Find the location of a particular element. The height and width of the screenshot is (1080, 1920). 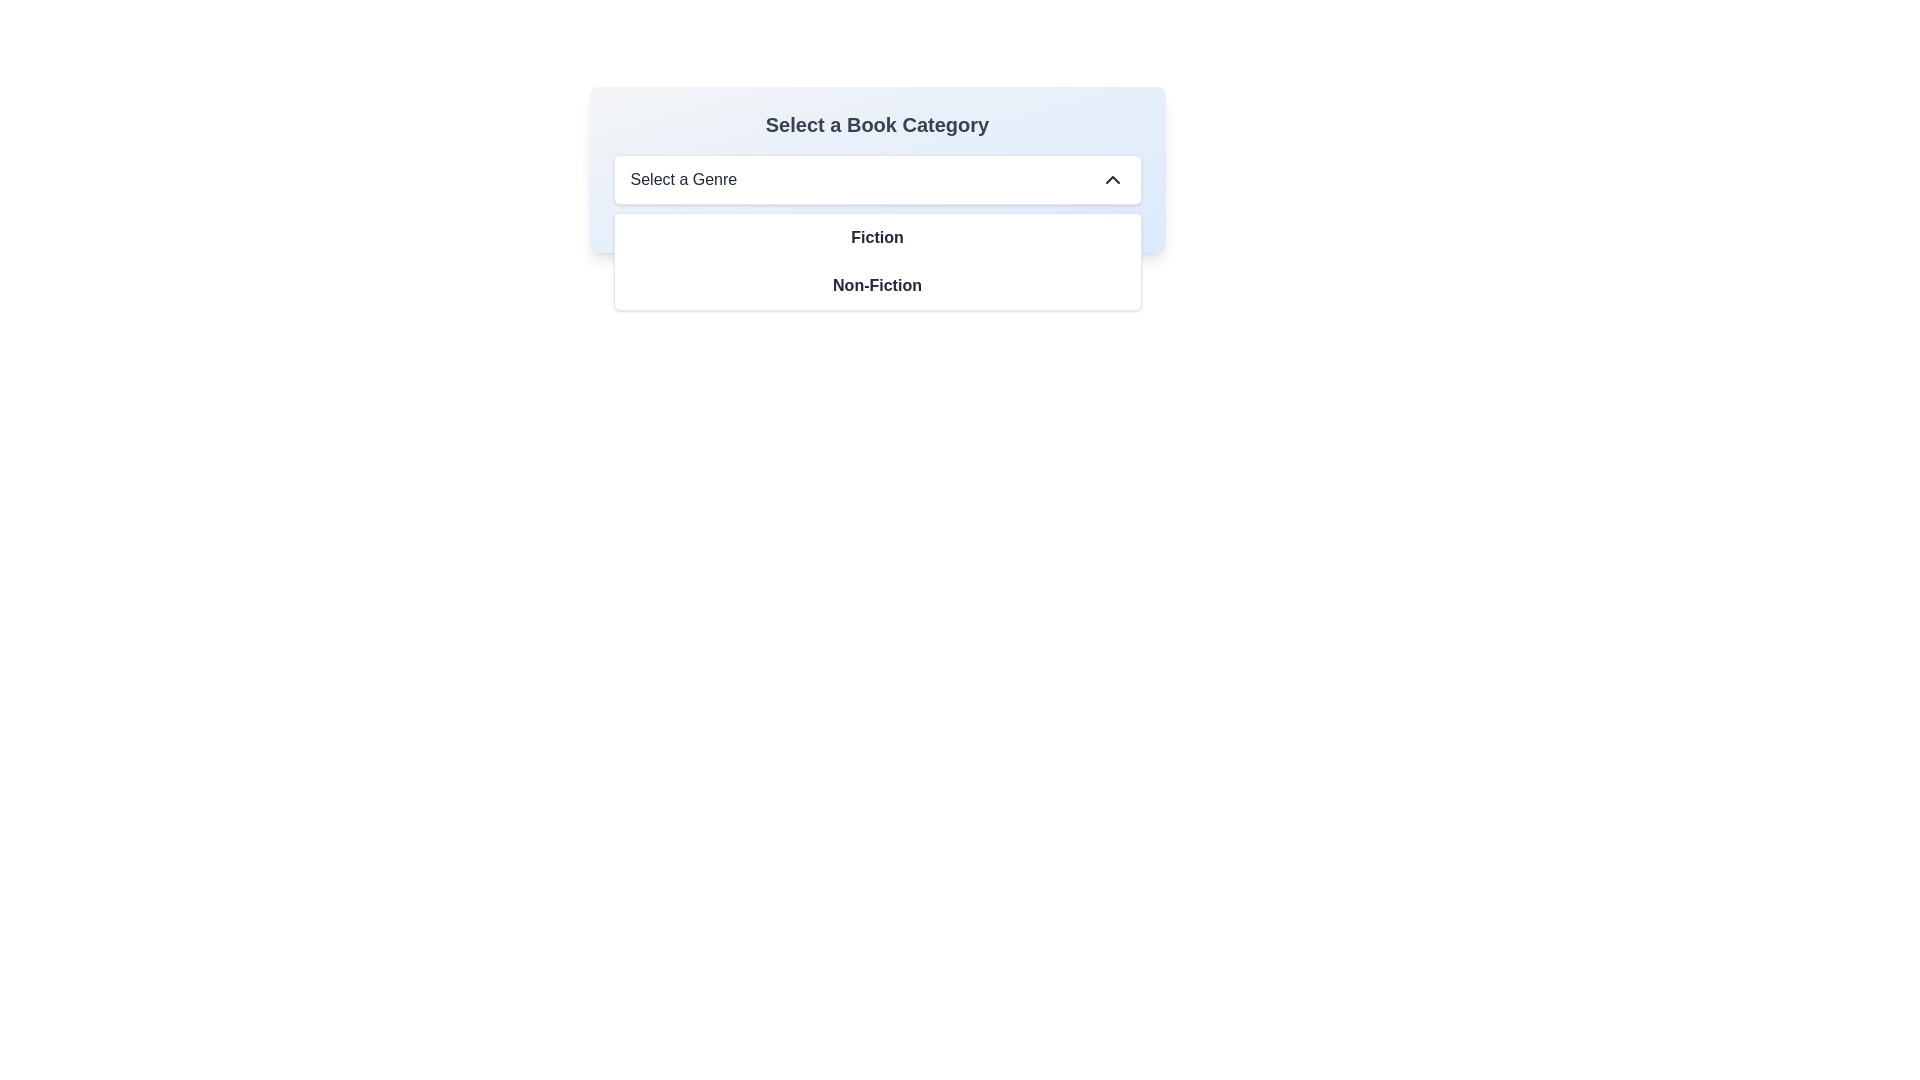

to select the 'Non-Fiction' category from the dropdown menu located below 'Select a Book Category', specifically the second item in the list is located at coordinates (877, 285).